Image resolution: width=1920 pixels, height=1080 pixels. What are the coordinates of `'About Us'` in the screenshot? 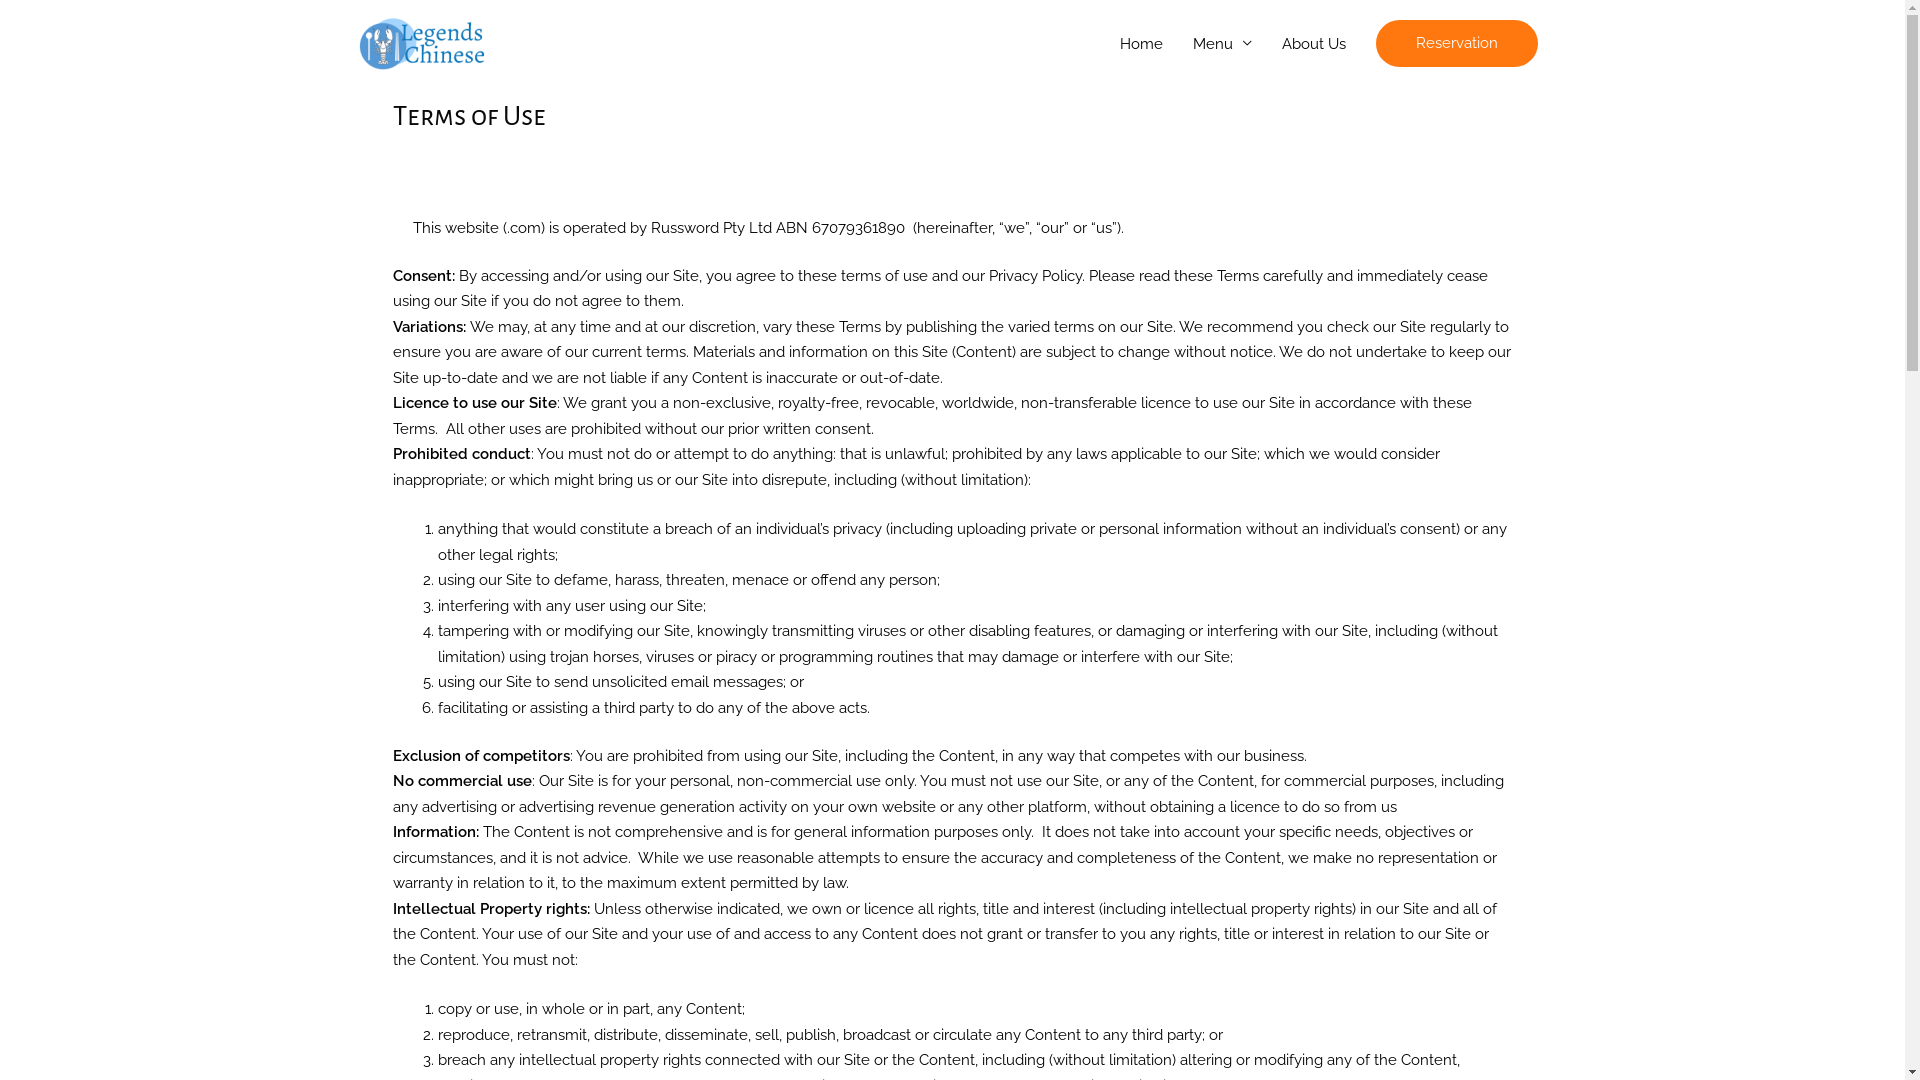 It's located at (1313, 43).